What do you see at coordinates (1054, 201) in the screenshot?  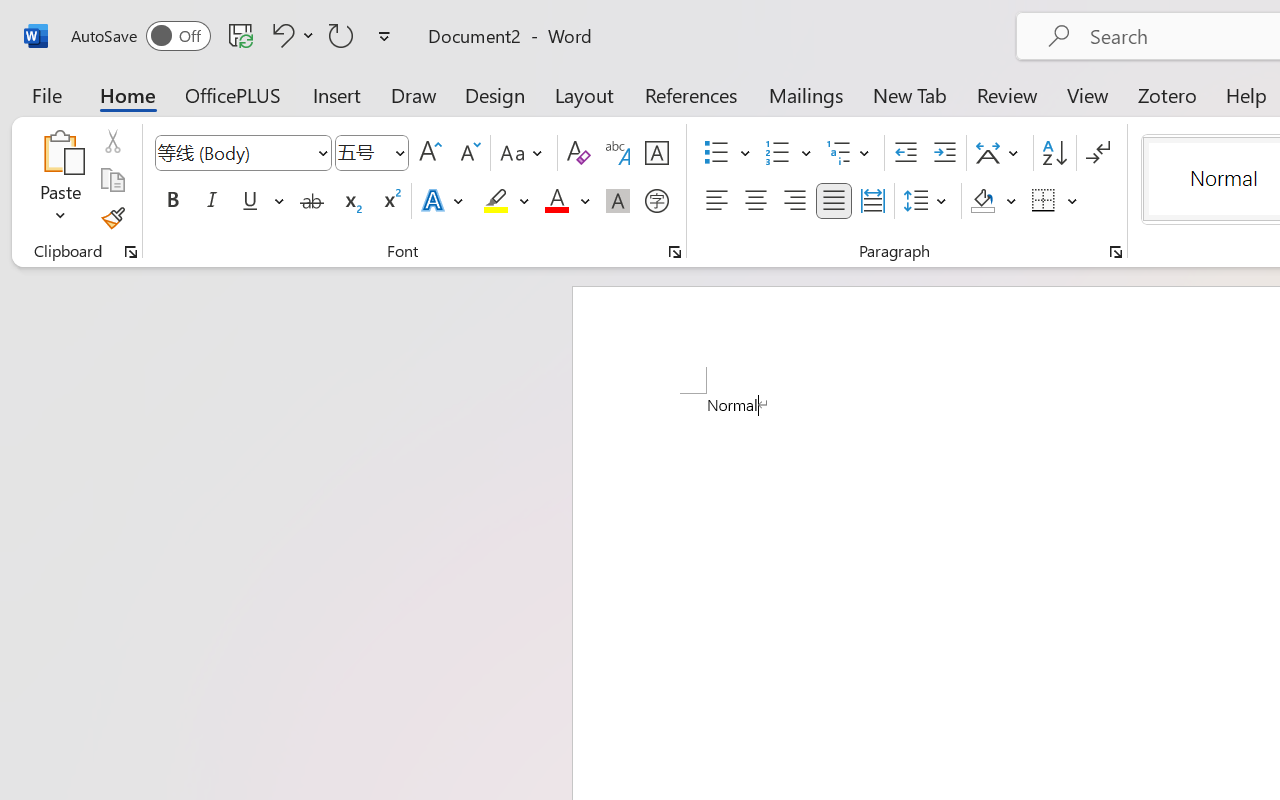 I see `'Borders'` at bounding box center [1054, 201].